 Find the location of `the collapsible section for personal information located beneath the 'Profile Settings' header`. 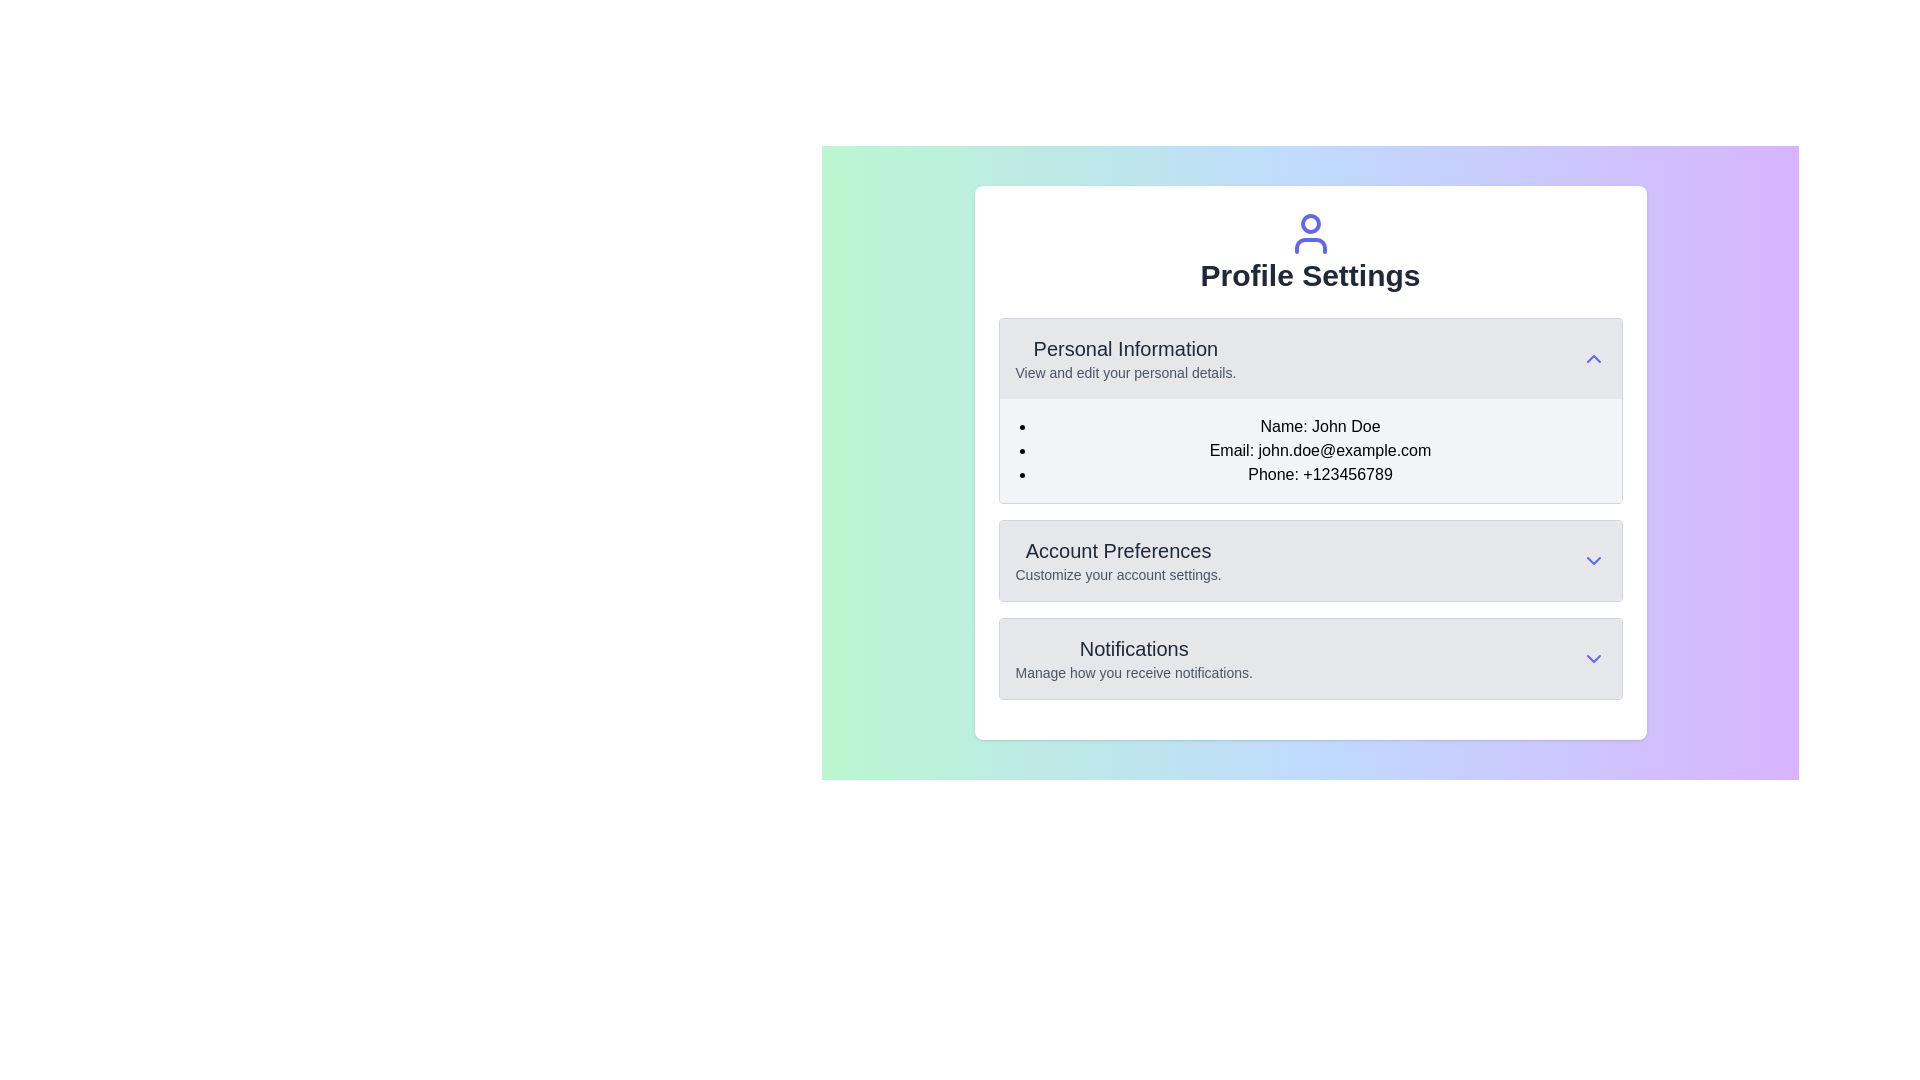

the collapsible section for personal information located beneath the 'Profile Settings' header is located at coordinates (1310, 410).